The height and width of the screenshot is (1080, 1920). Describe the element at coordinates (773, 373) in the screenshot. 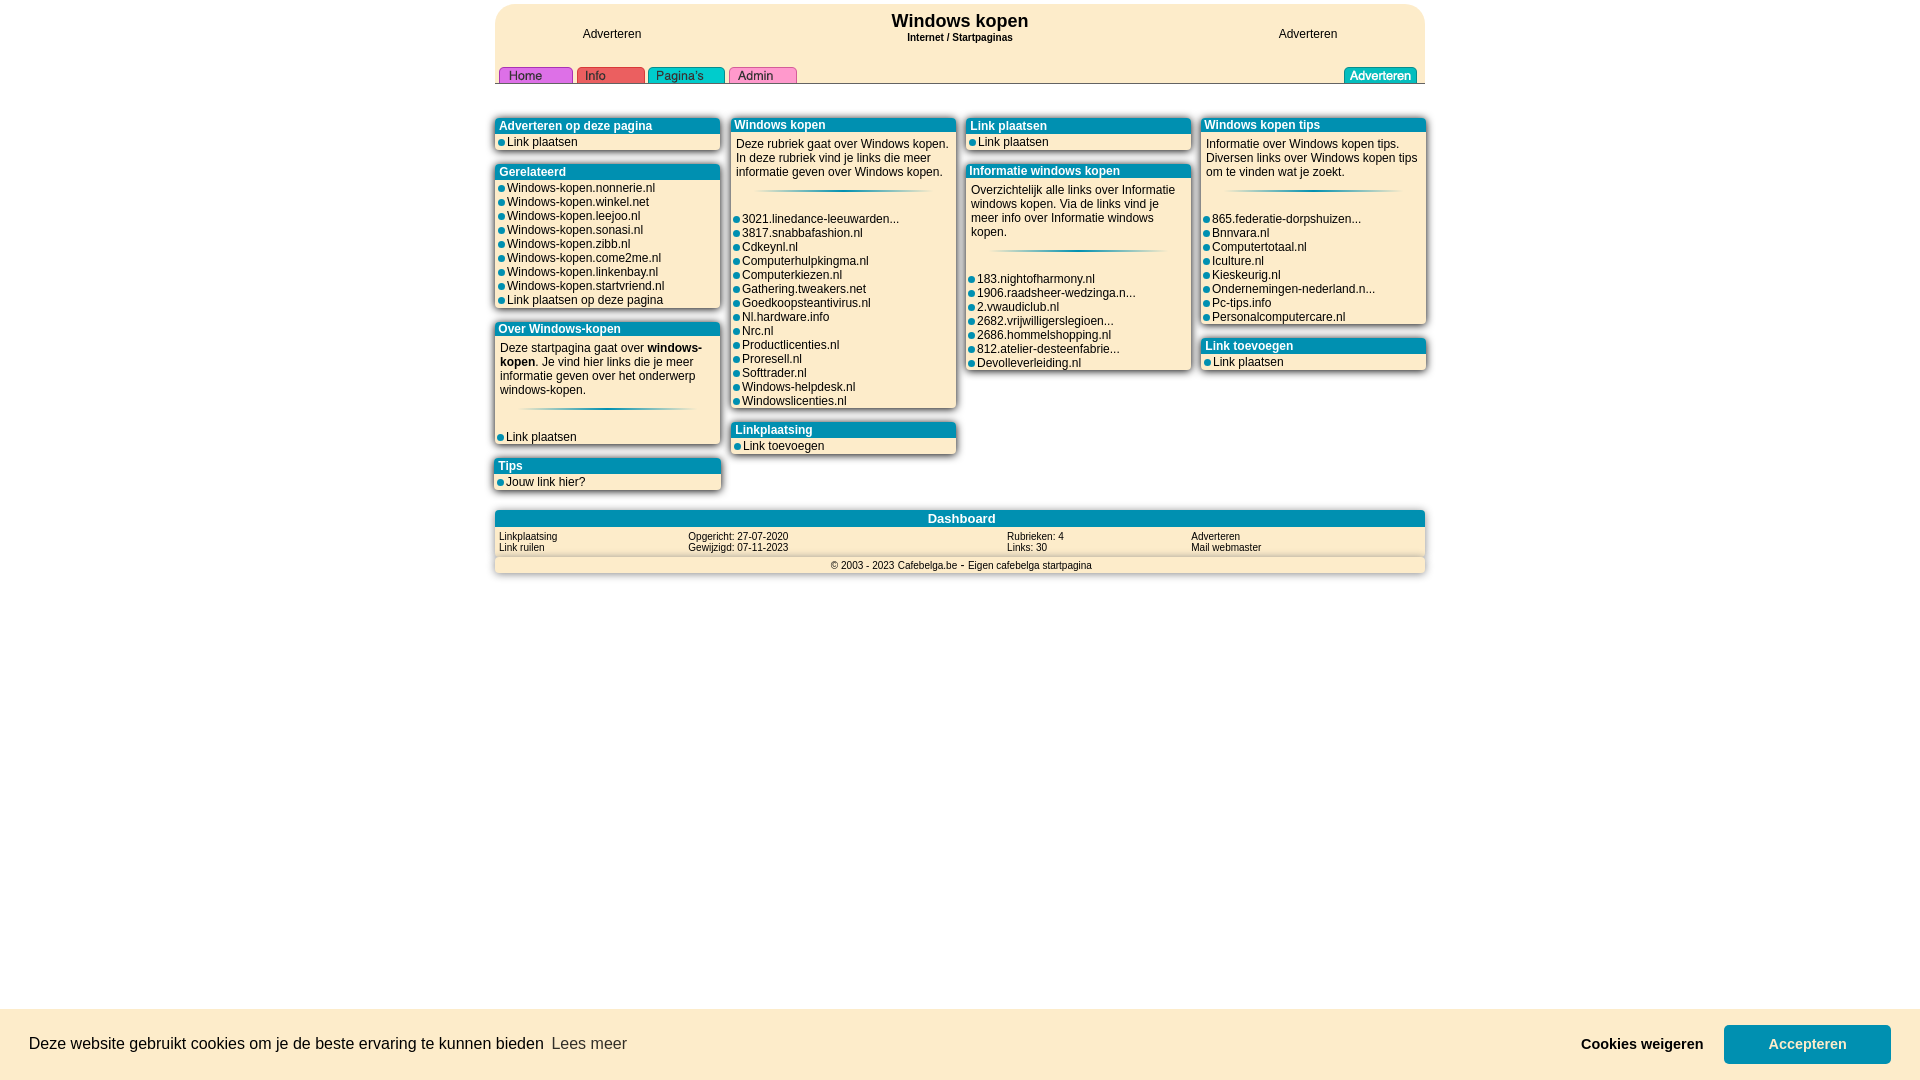

I see `'Softtrader.nl'` at that location.